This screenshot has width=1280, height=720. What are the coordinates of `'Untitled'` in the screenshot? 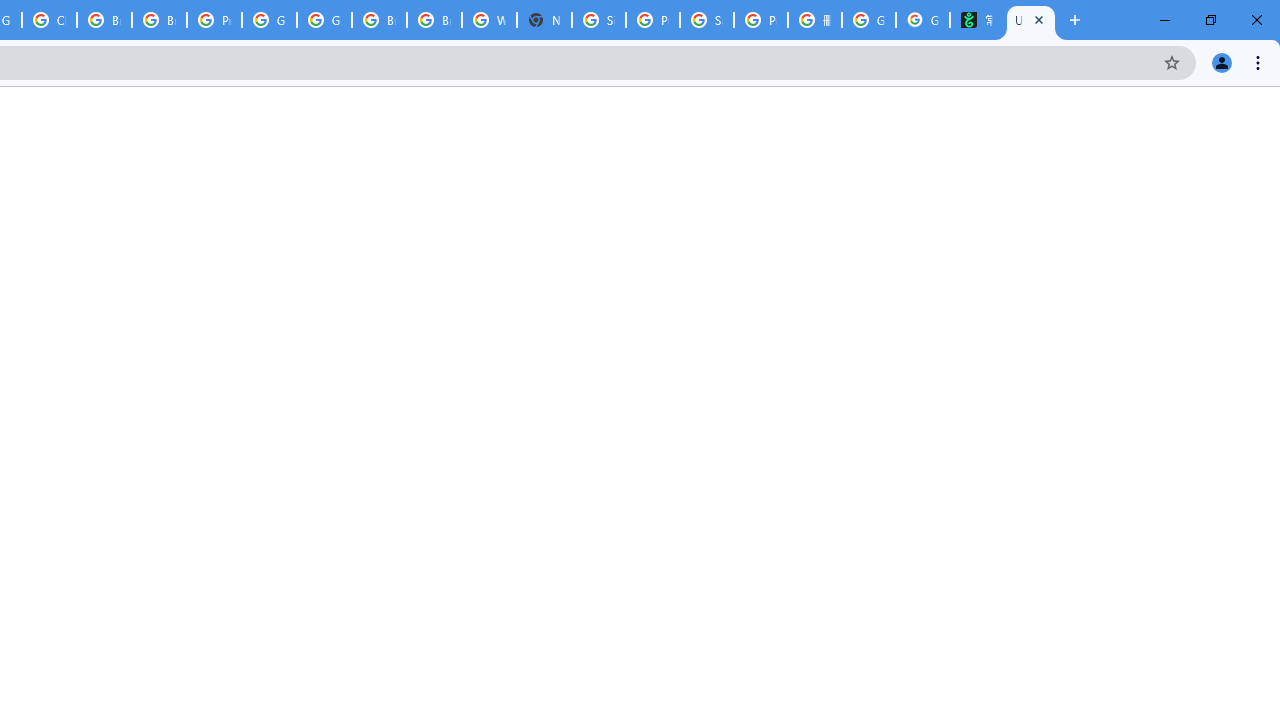 It's located at (1031, 20).